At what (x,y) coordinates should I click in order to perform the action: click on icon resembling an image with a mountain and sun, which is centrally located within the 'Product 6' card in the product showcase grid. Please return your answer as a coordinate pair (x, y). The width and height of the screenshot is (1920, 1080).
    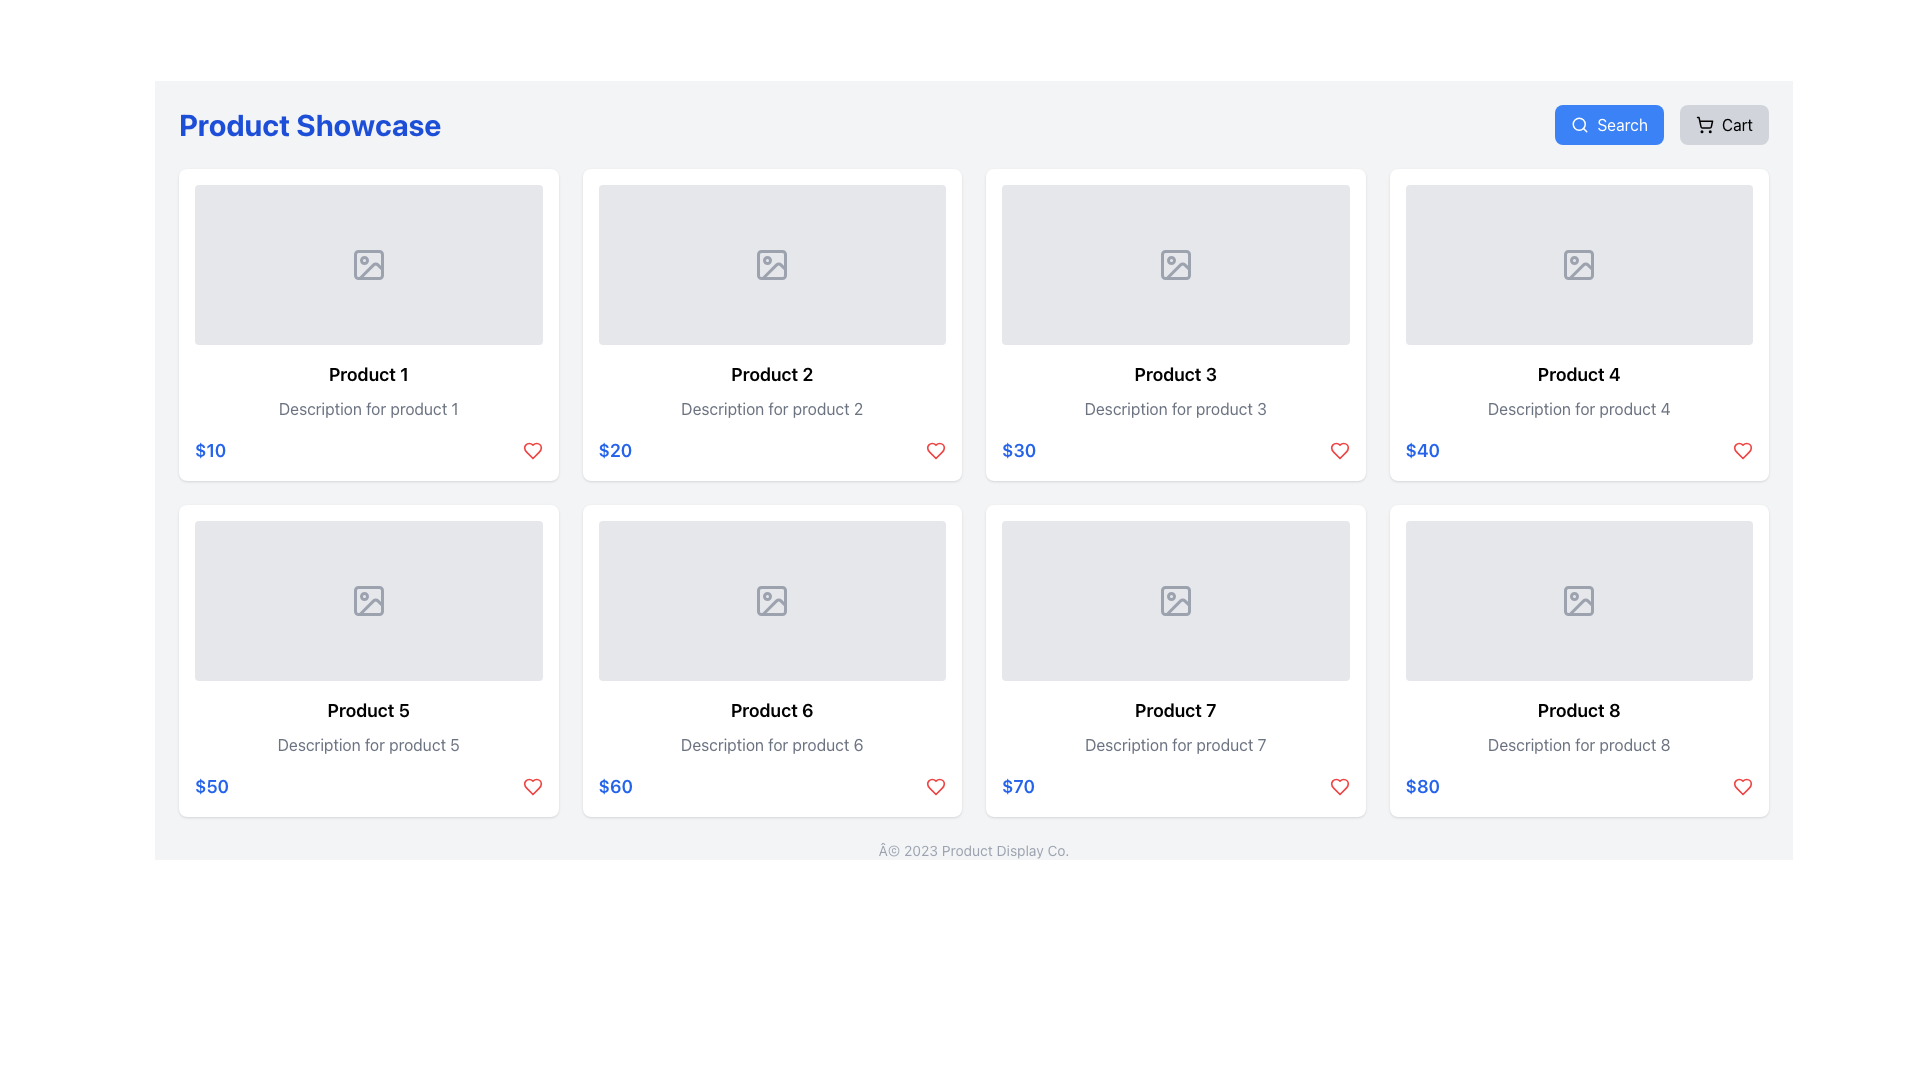
    Looking at the image, I should click on (771, 600).